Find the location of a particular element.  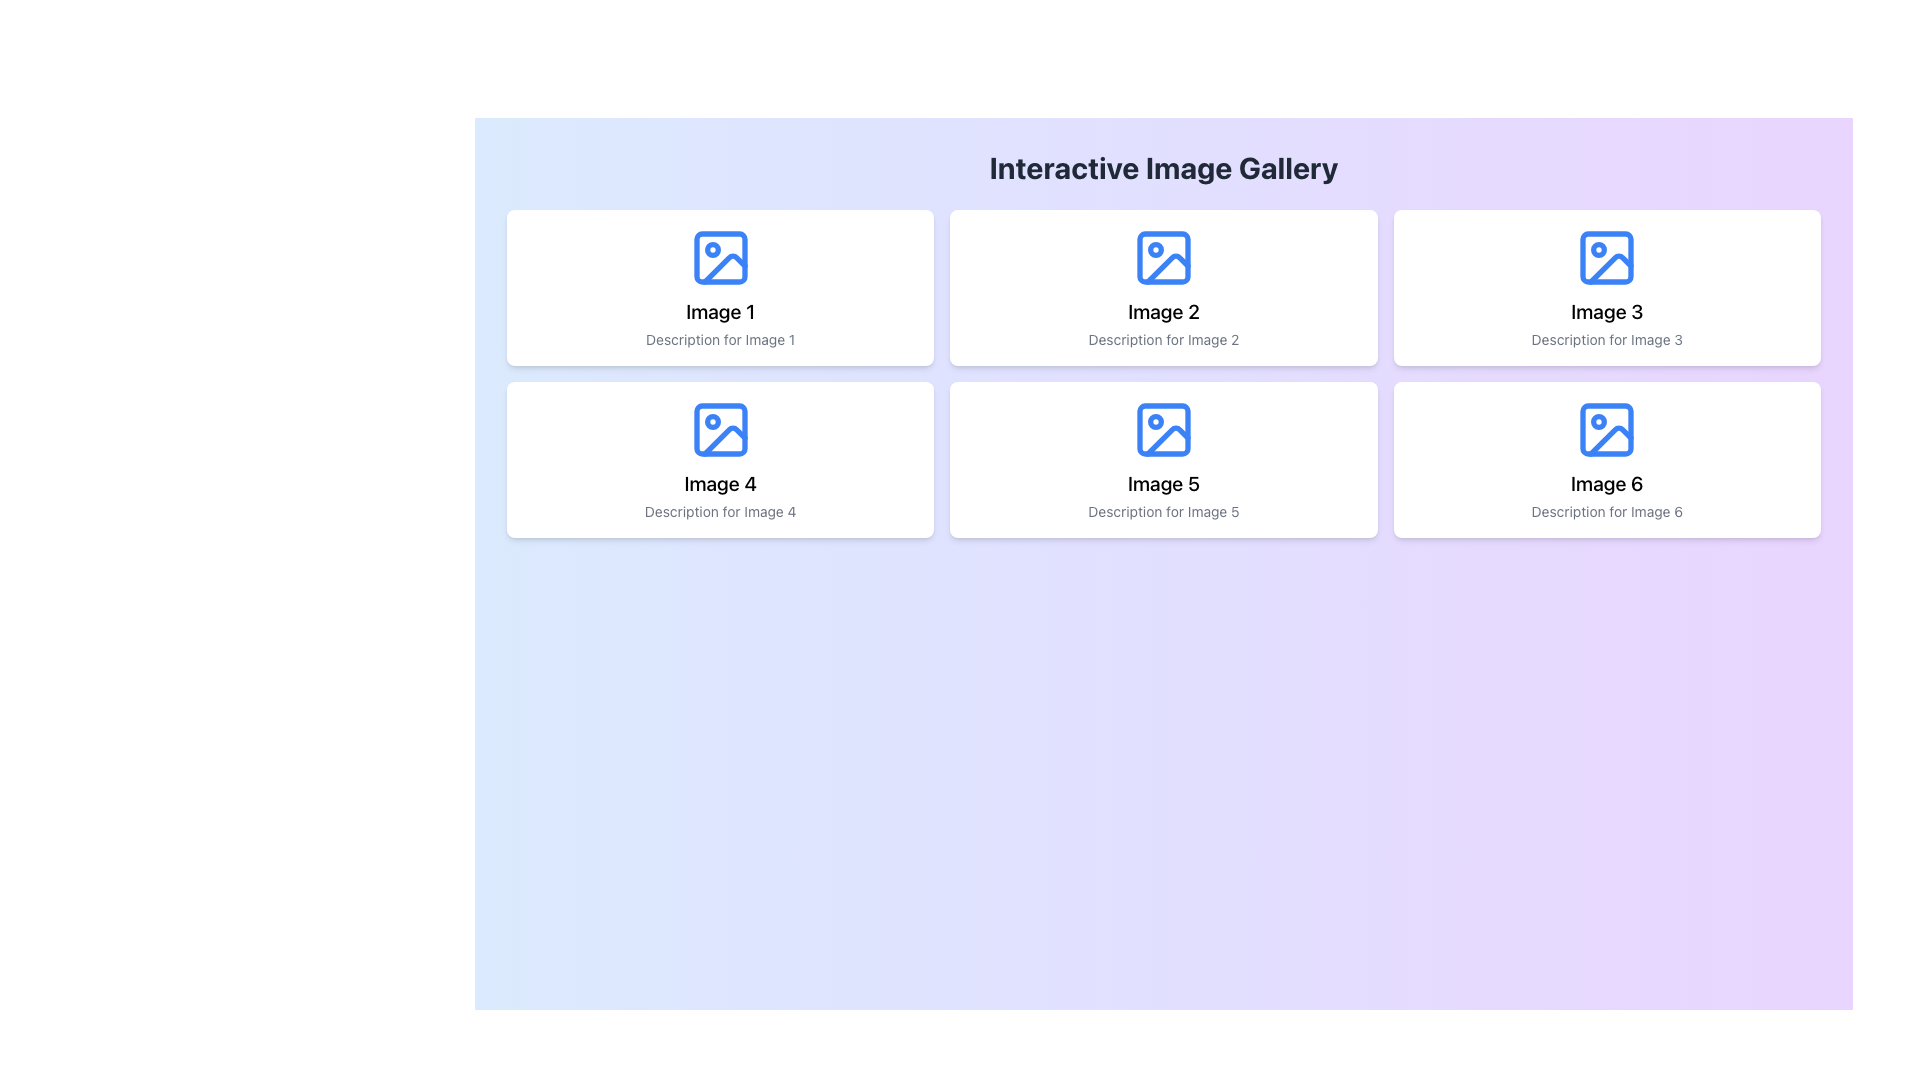

the blue icon representing an image located in the second grid card labeled 'Image 2' is located at coordinates (1163, 257).